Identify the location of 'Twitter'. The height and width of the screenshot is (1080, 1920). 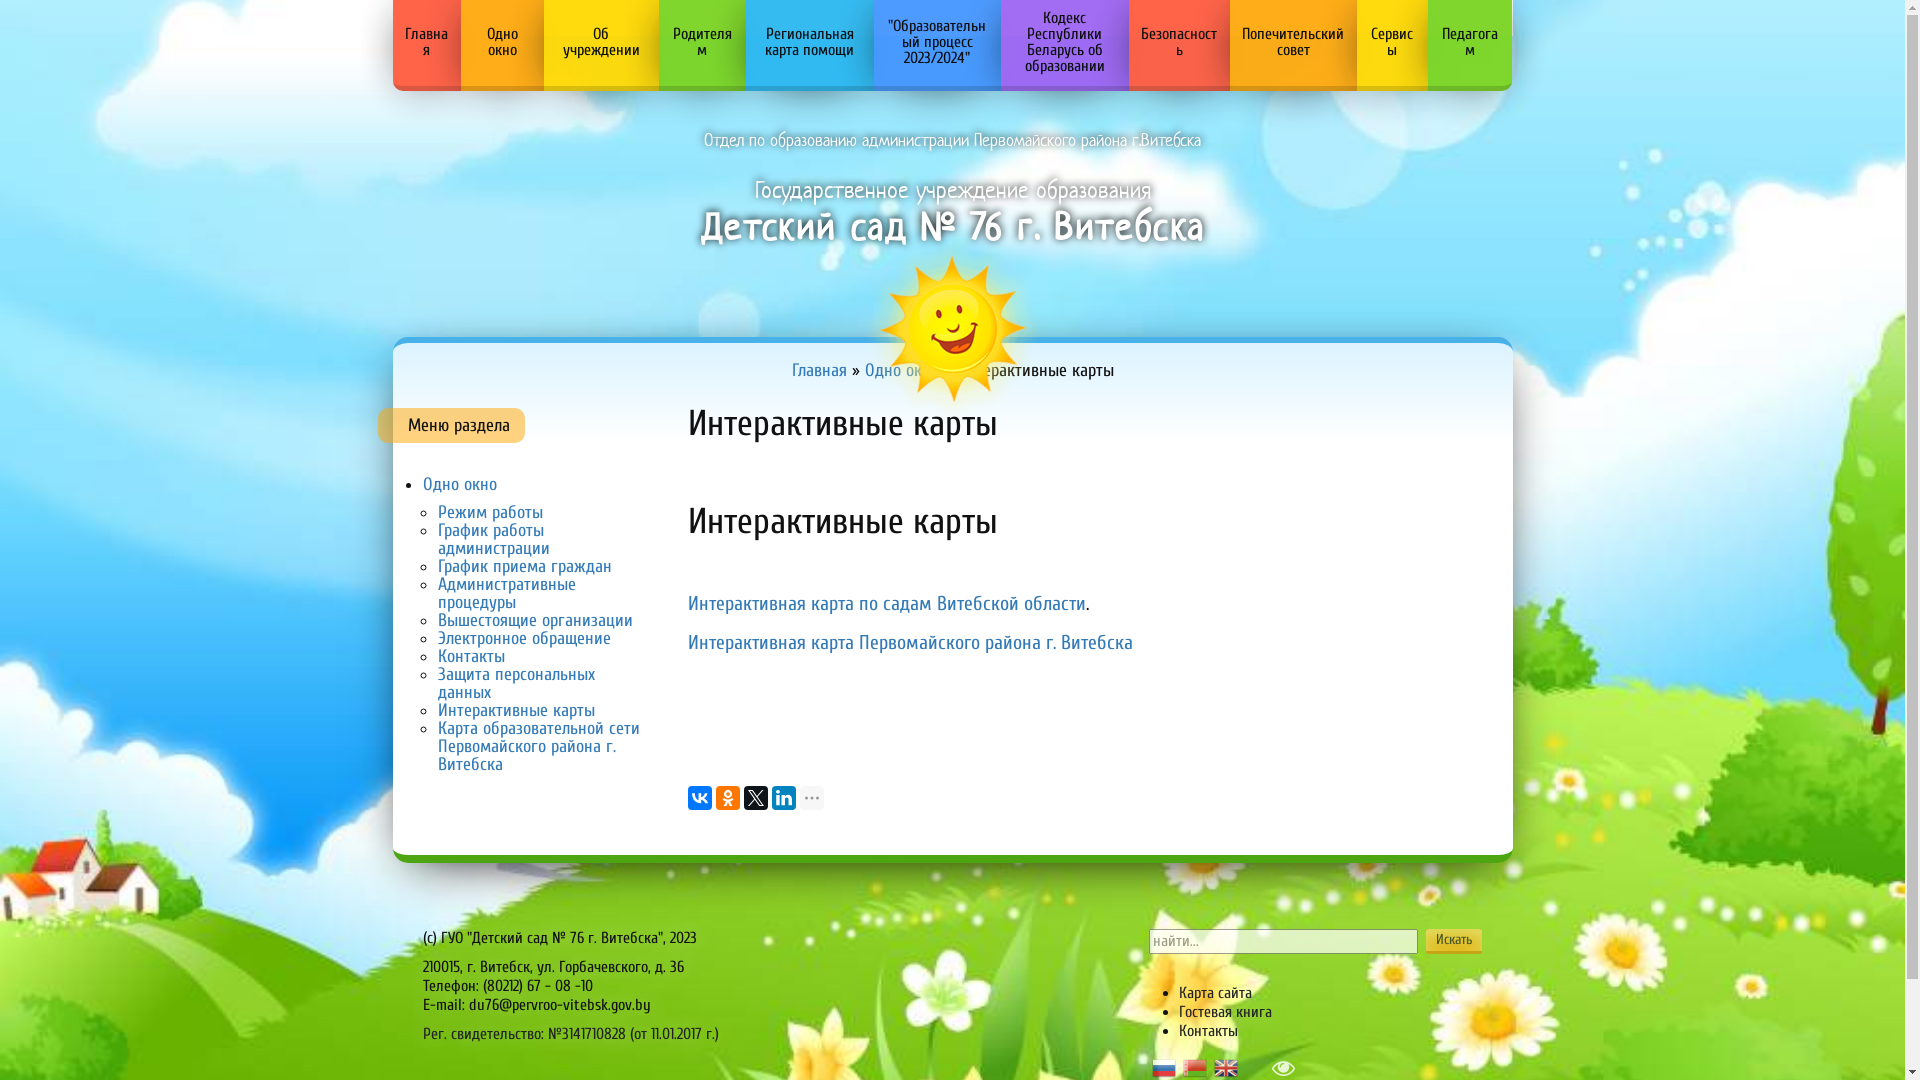
(755, 797).